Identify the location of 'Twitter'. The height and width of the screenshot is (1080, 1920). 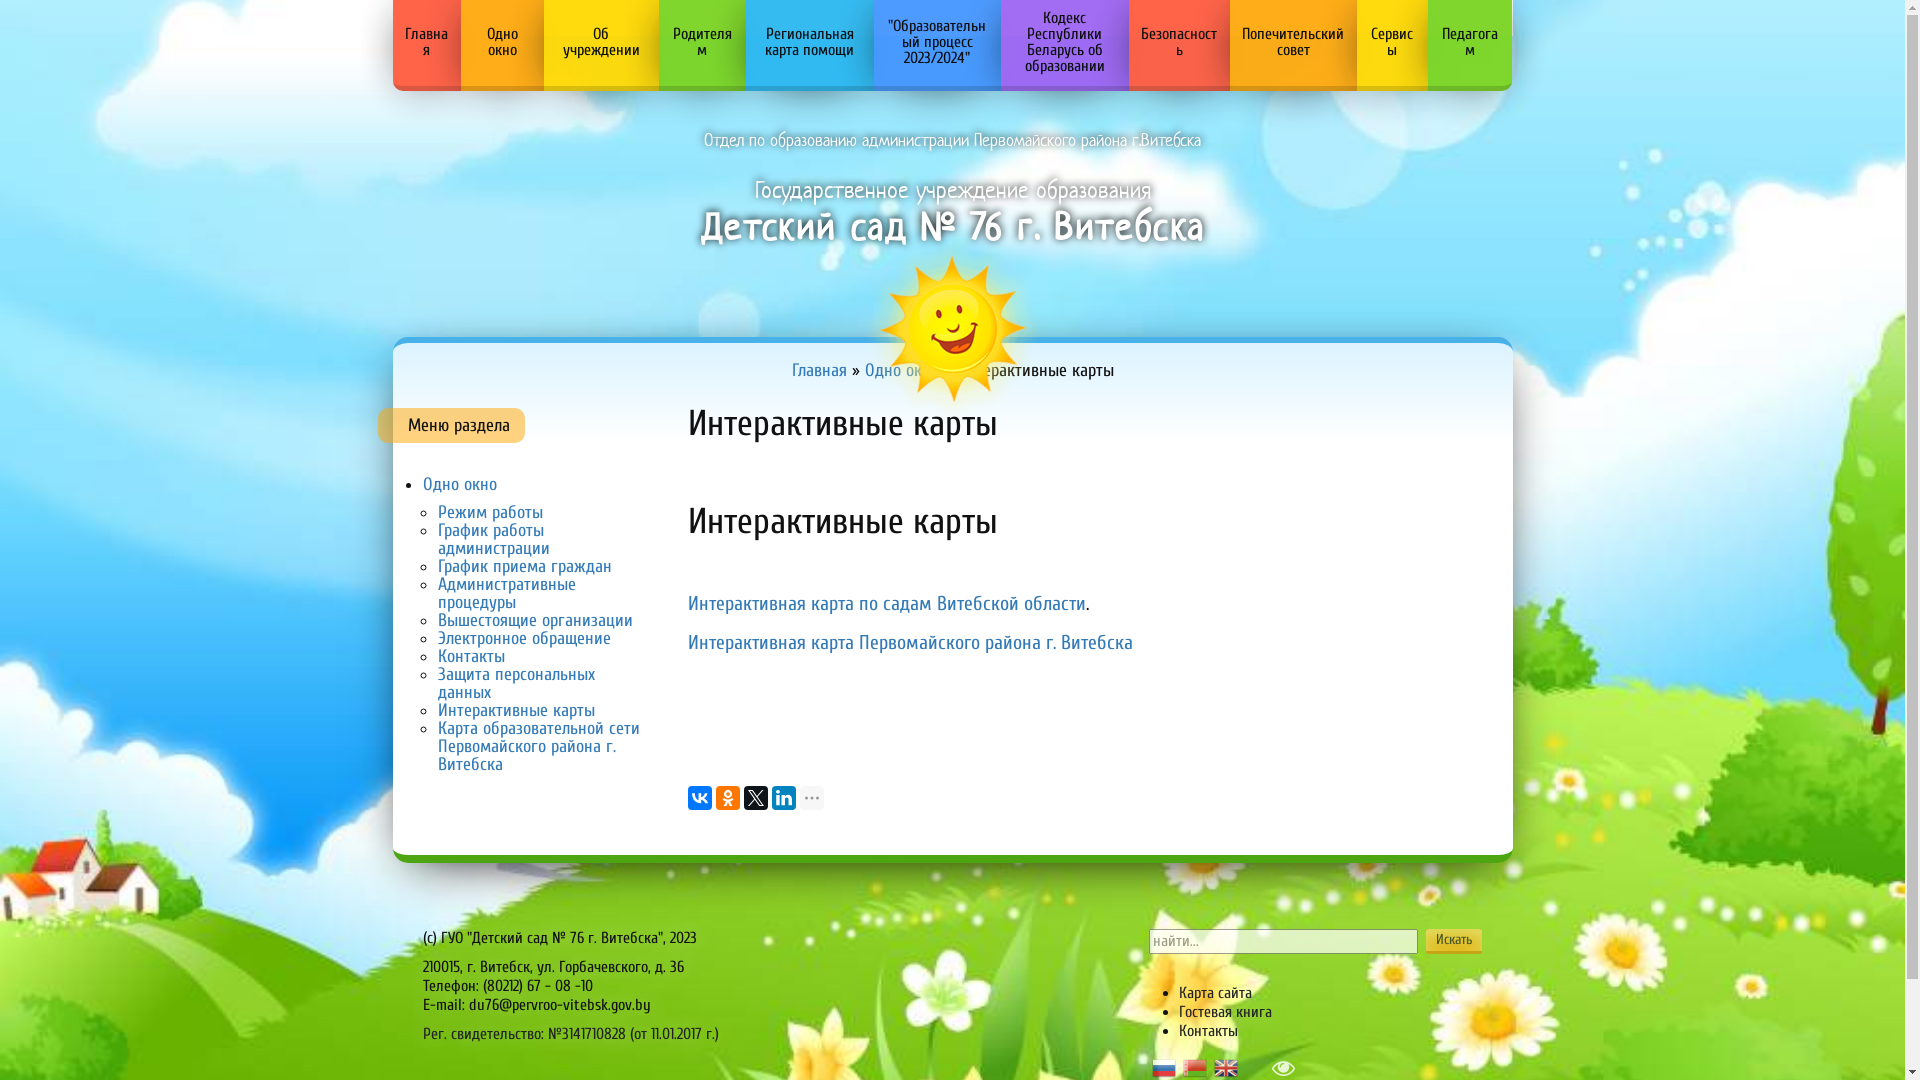
(755, 797).